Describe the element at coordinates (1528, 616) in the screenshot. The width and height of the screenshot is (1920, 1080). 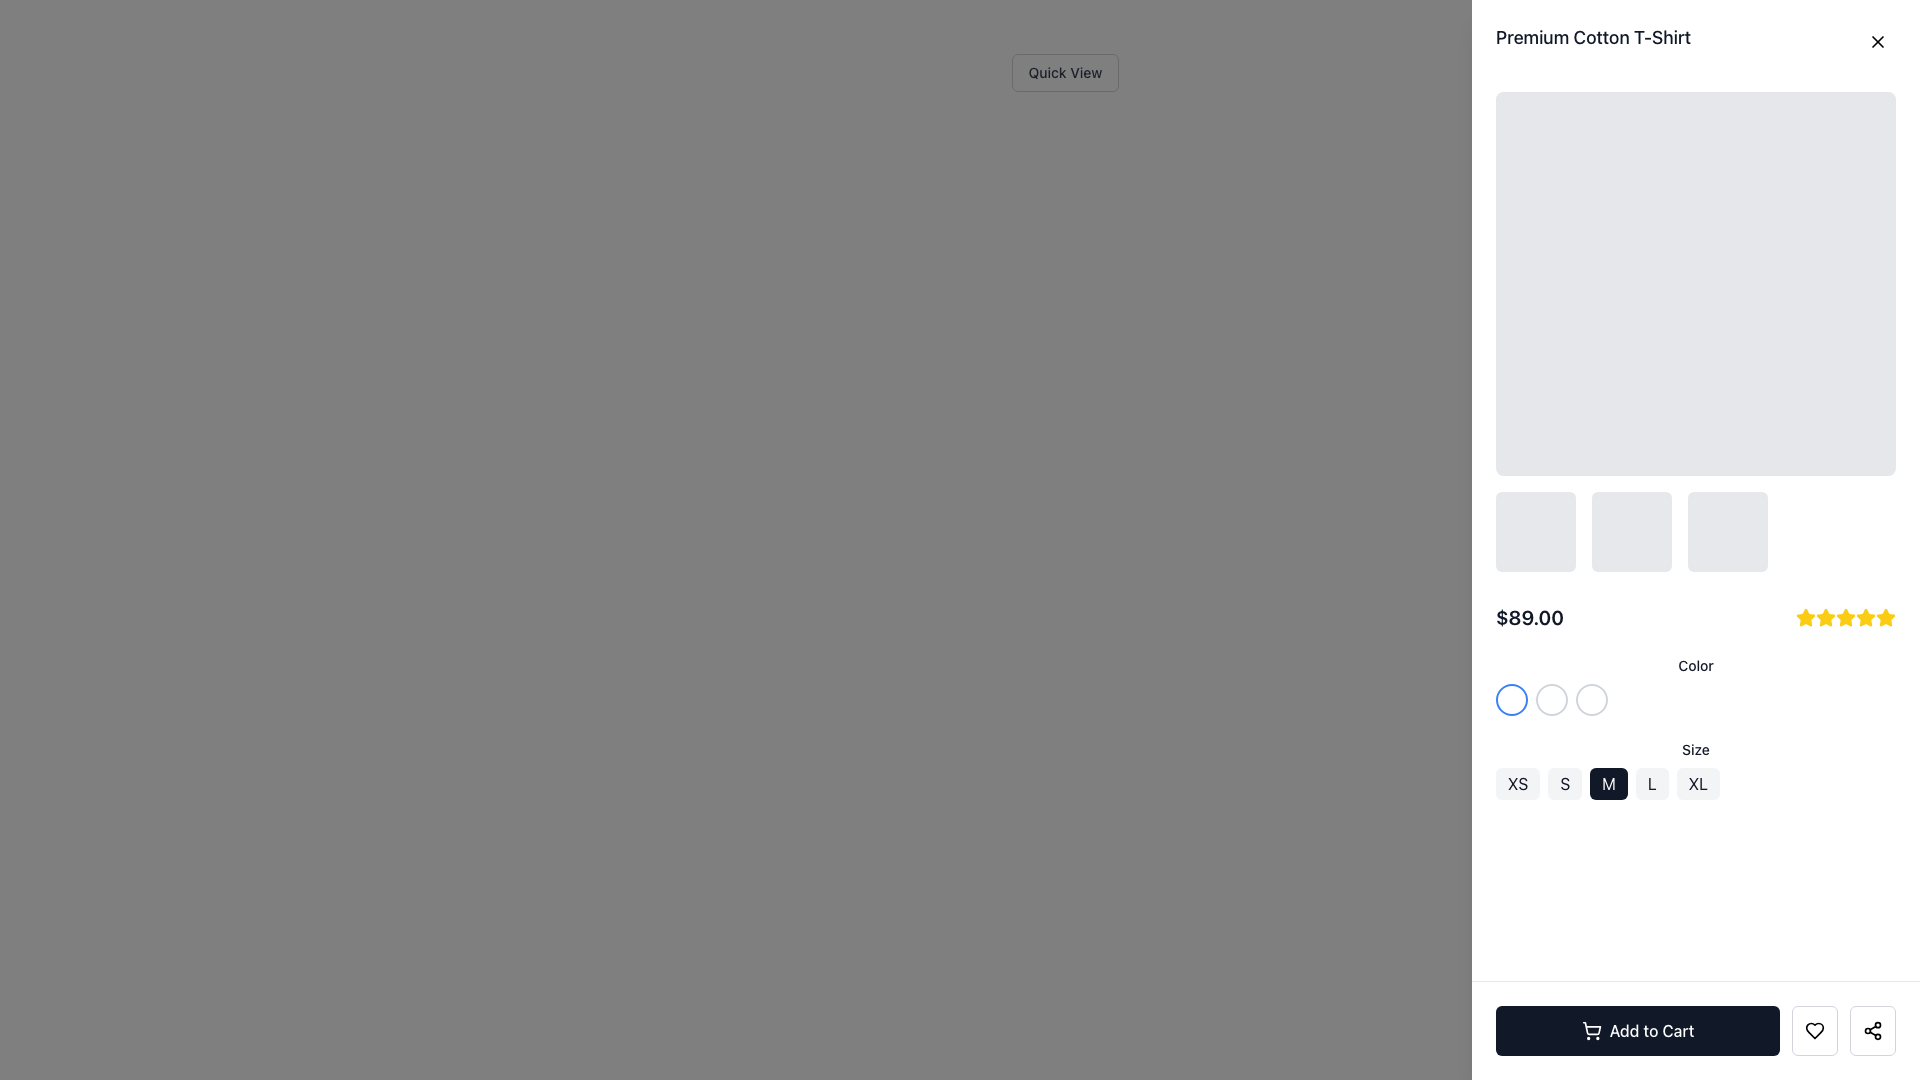
I see `the text label displaying the price '$89.00', which is styled in a large, bold font and is prominently placed to the left of a set of yellow star icons` at that location.